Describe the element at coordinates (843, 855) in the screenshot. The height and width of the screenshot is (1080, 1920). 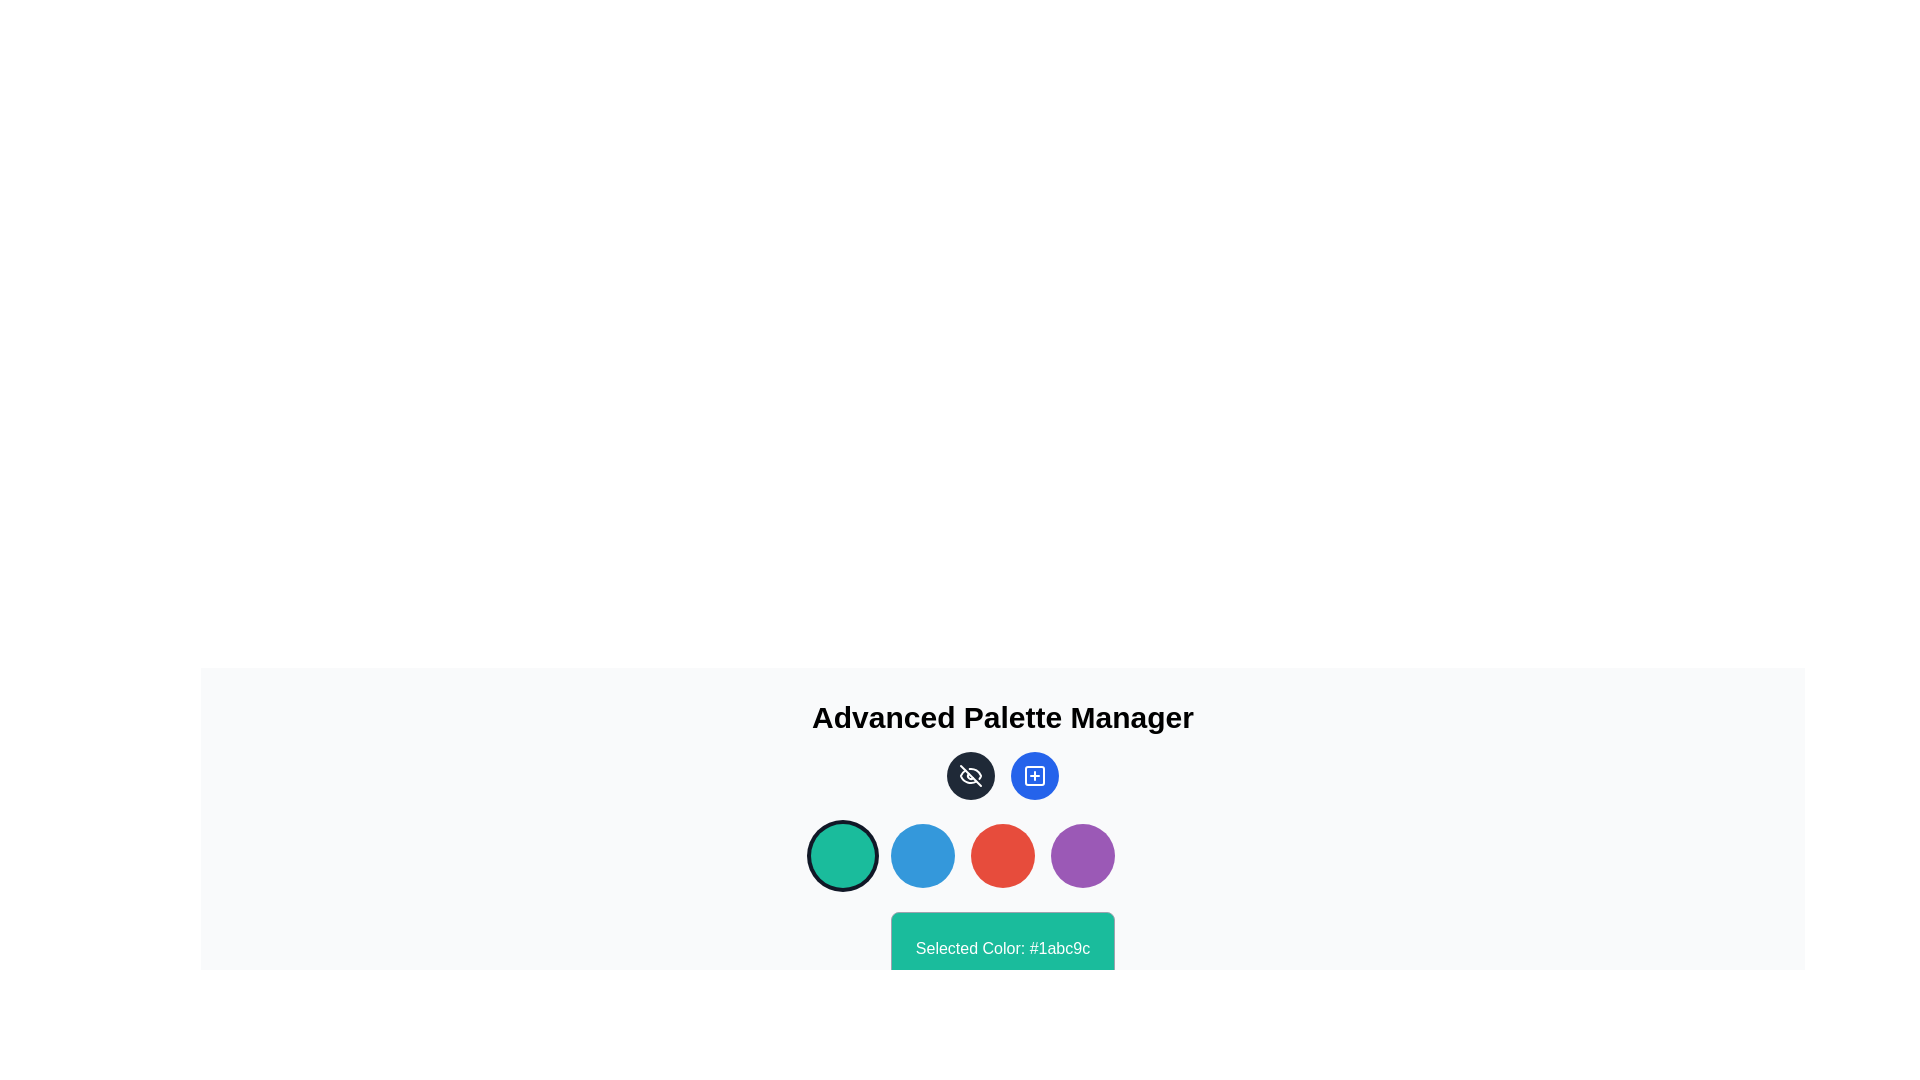
I see `the teal color selection button located at the bottom left of the interface, which is the first in a row of five circular buttons` at that location.